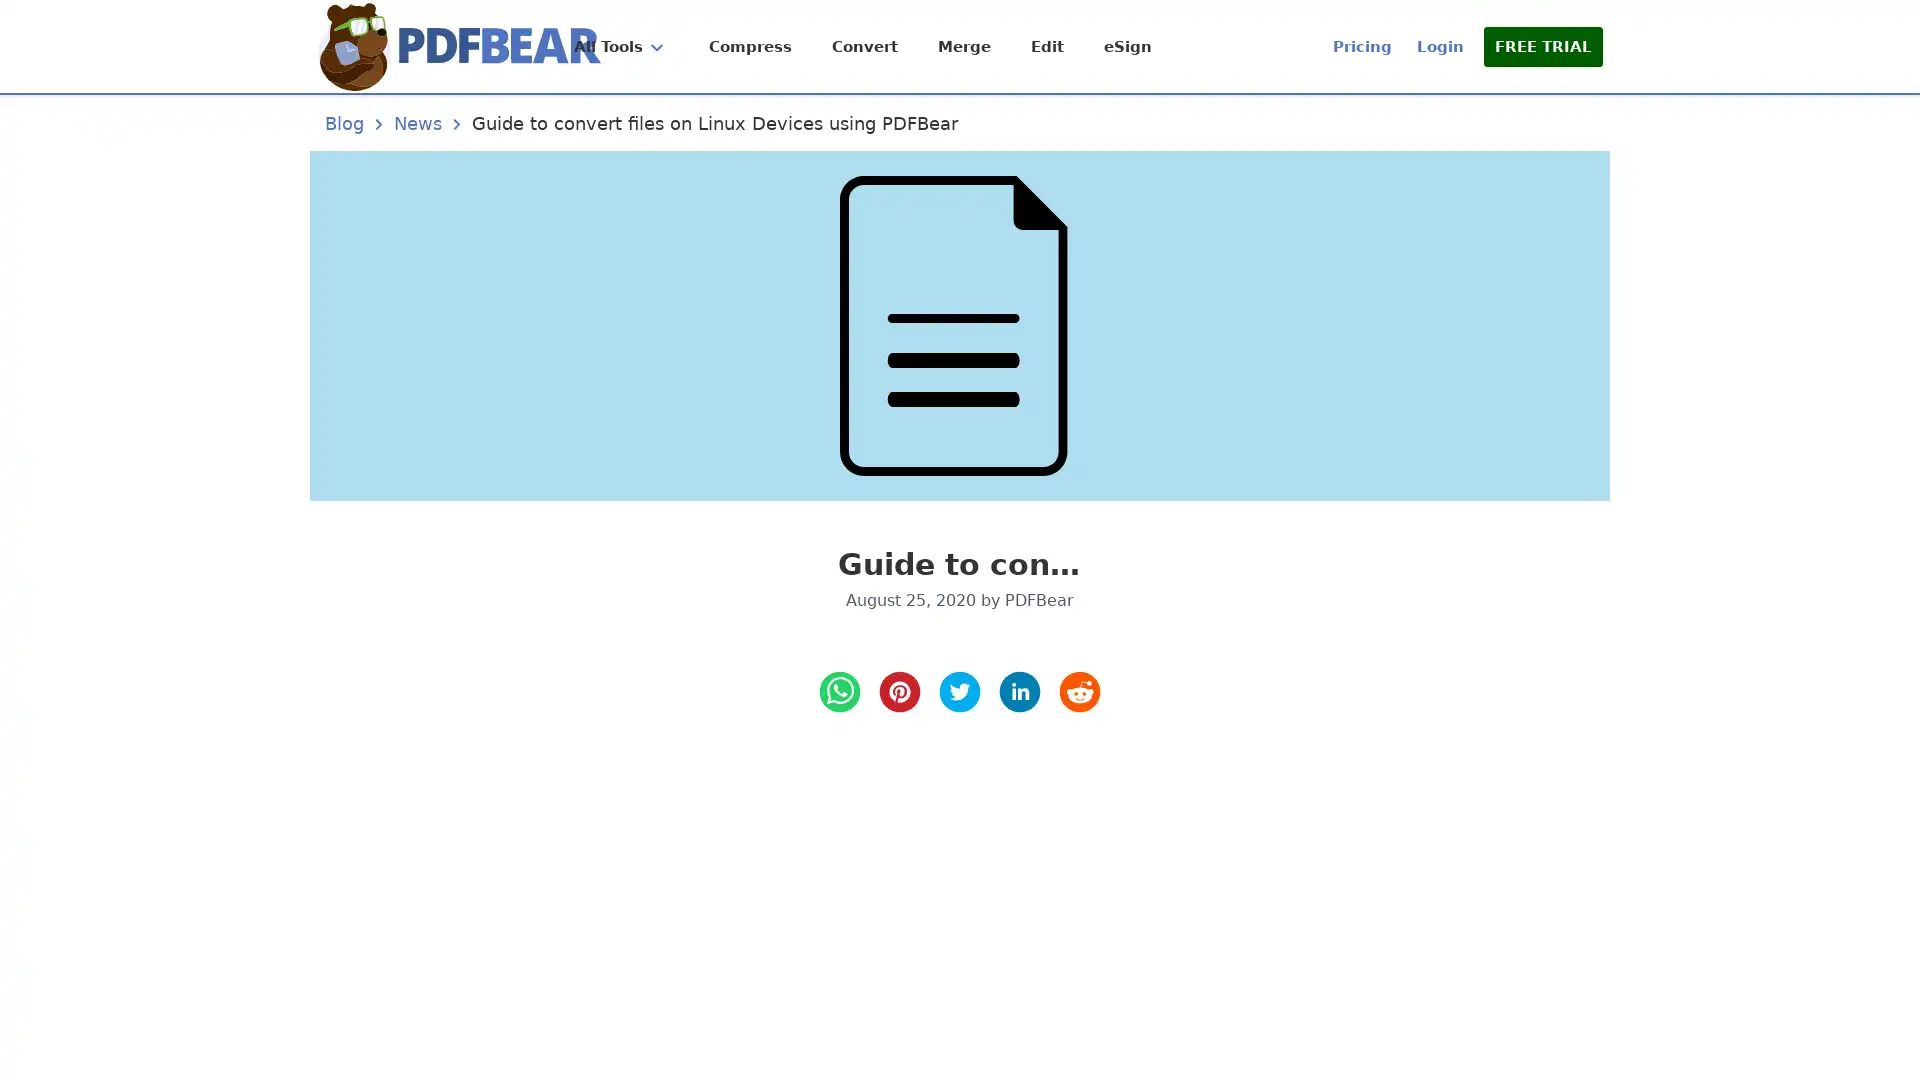  What do you see at coordinates (748, 45) in the screenshot?
I see `Compress` at bounding box center [748, 45].